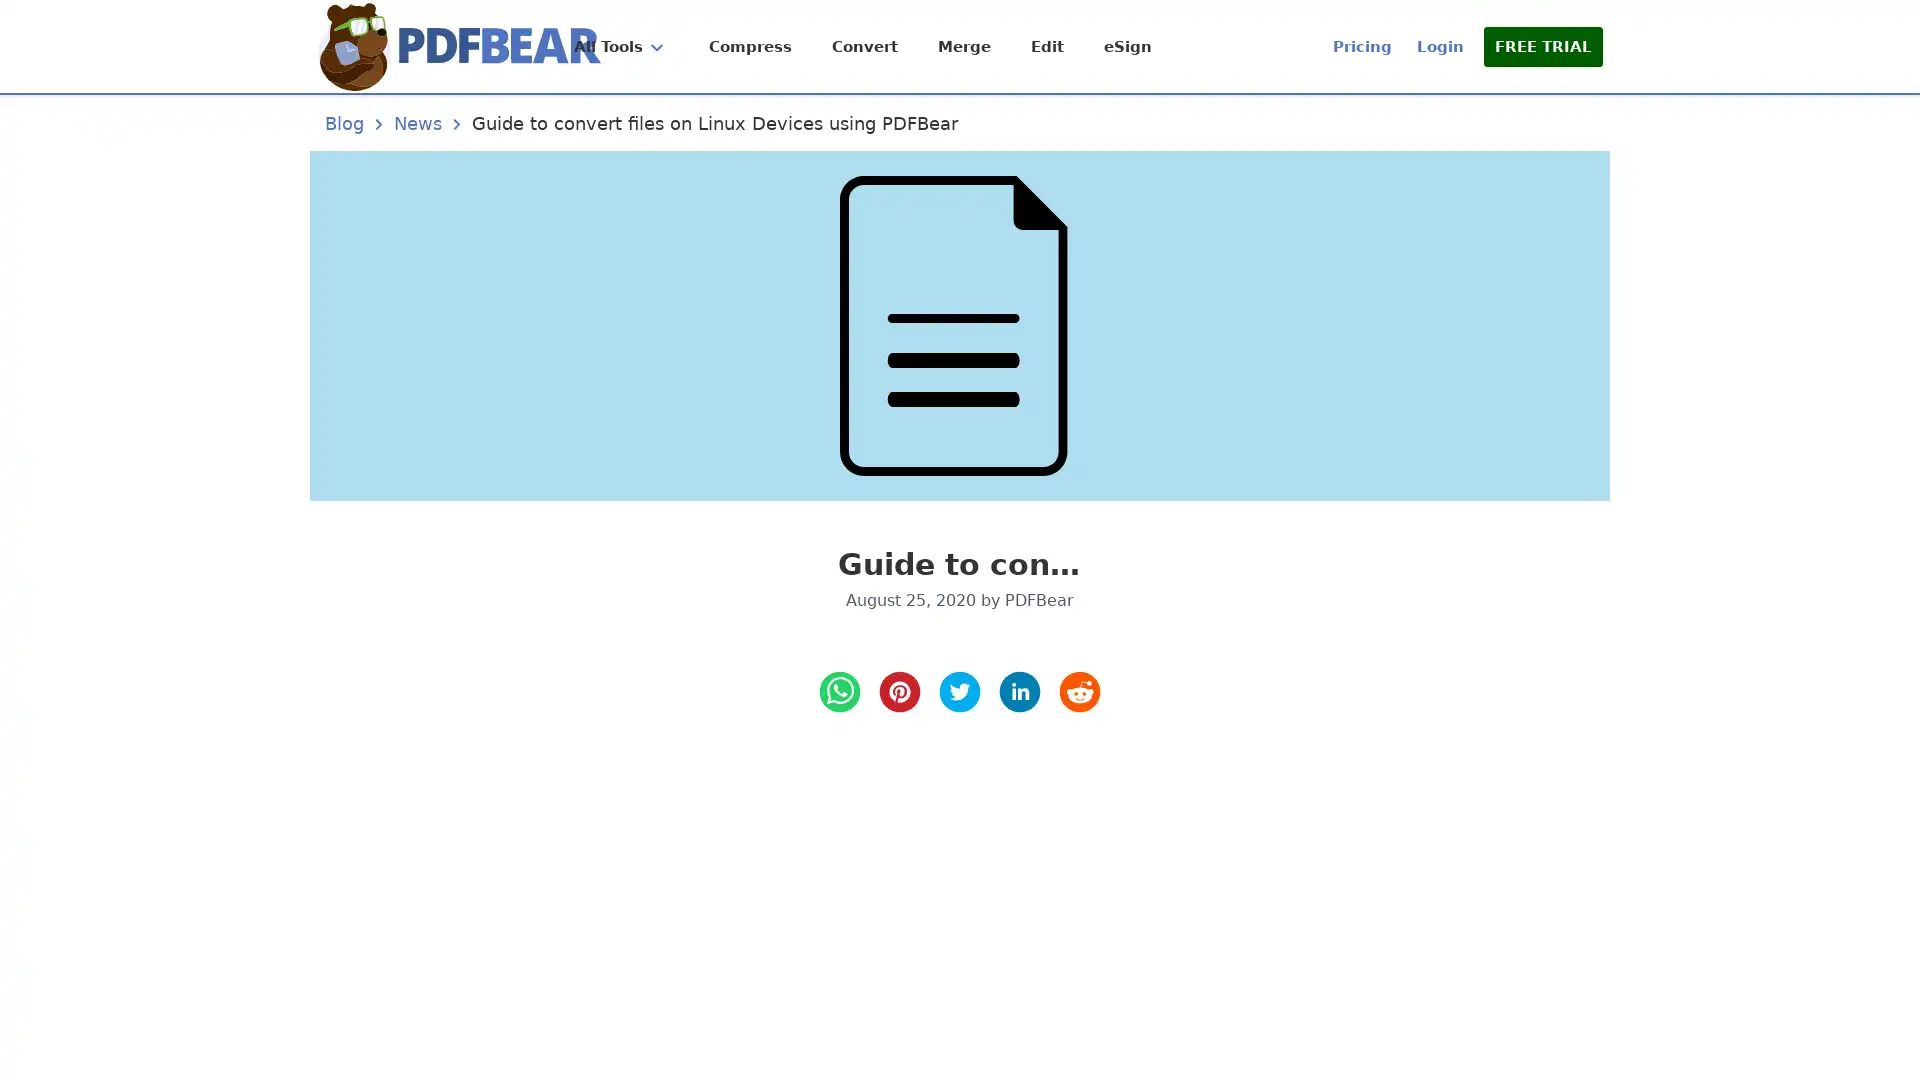  What do you see at coordinates (748, 45) in the screenshot?
I see `Compress` at bounding box center [748, 45].